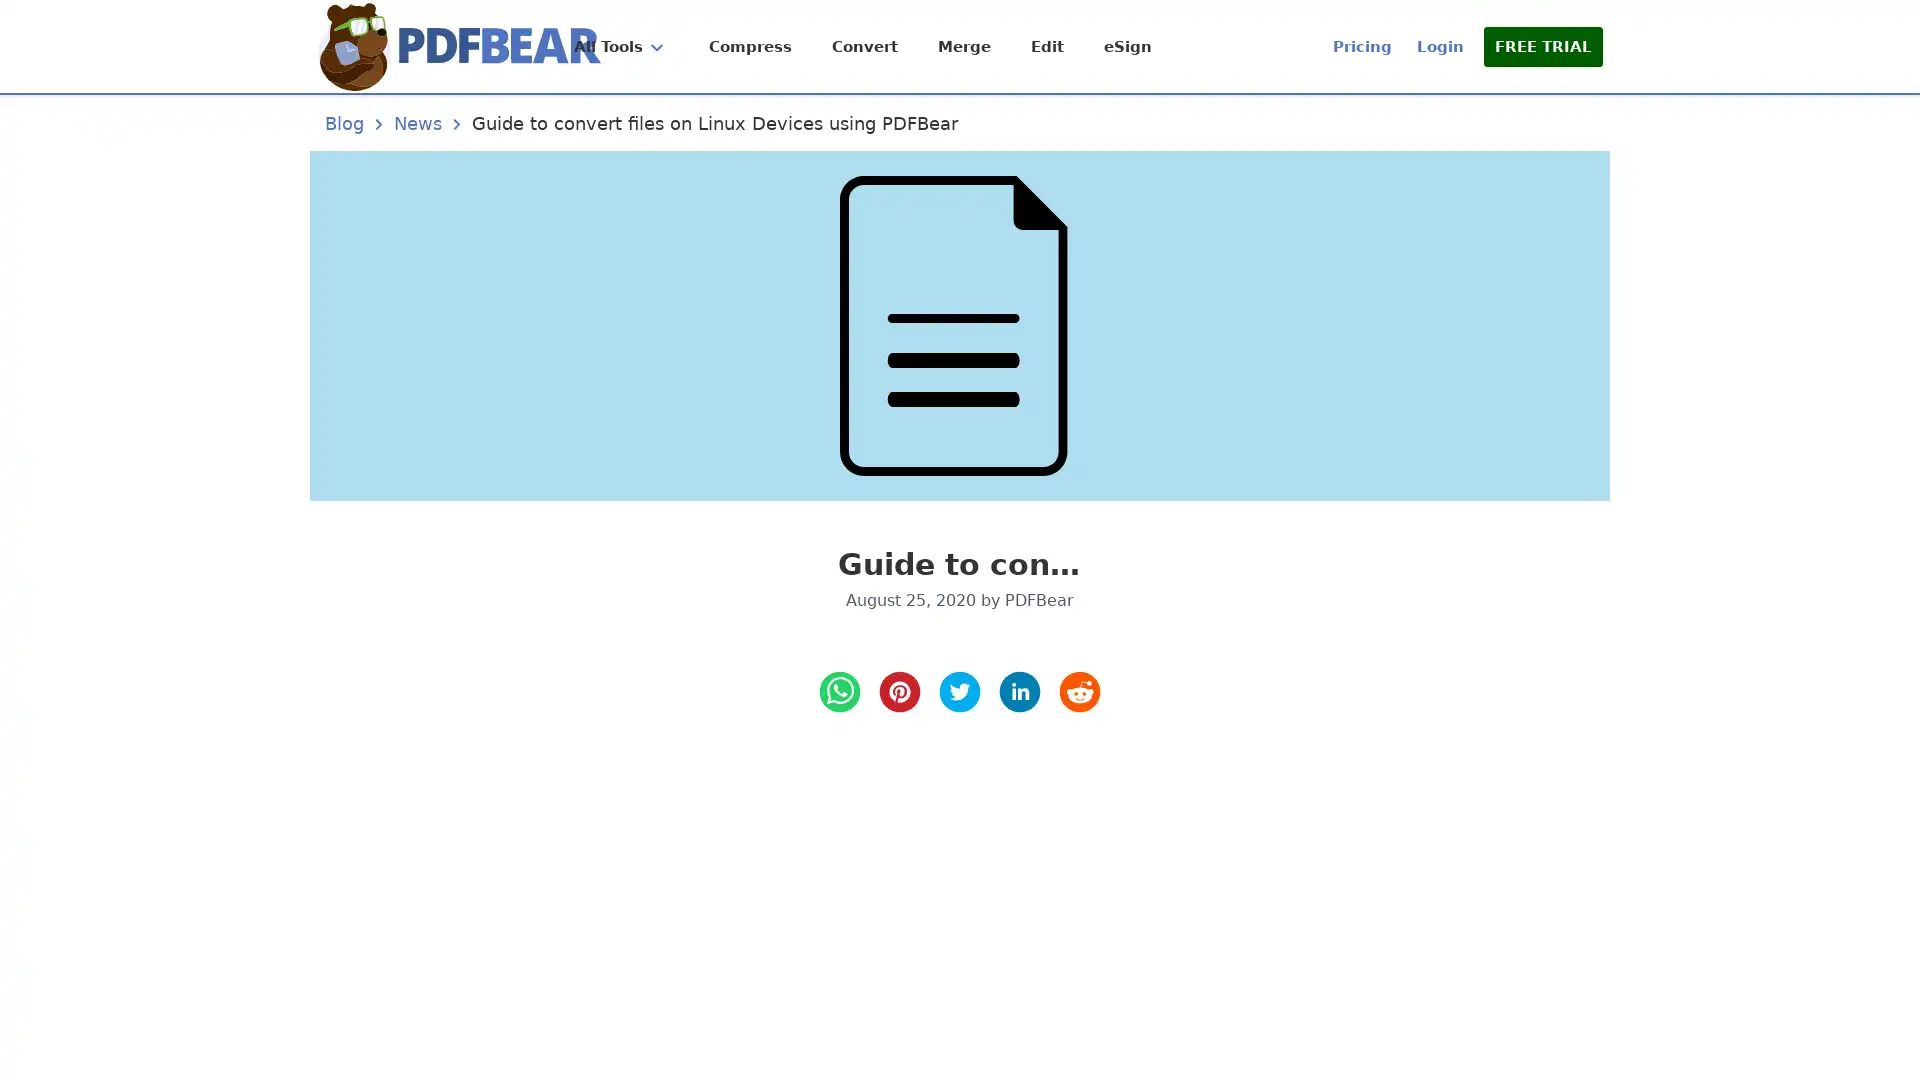  What do you see at coordinates (748, 45) in the screenshot?
I see `Compress` at bounding box center [748, 45].